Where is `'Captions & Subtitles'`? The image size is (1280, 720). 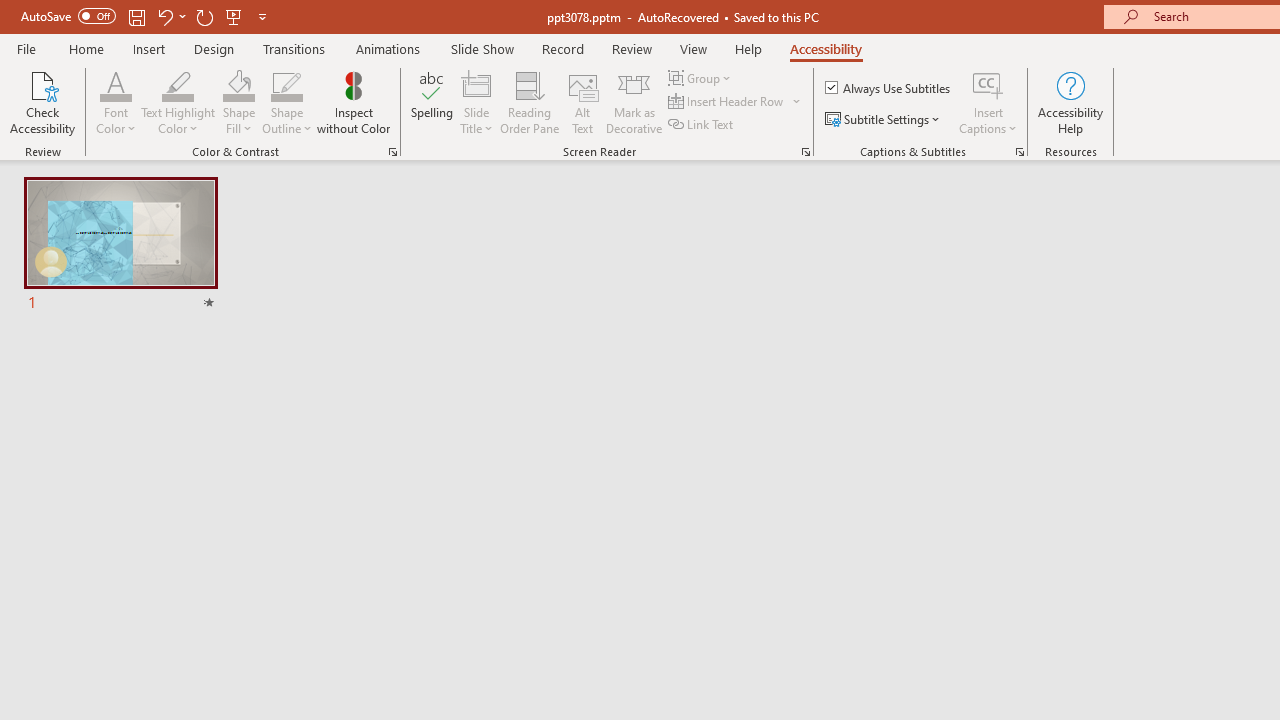
'Captions & Subtitles' is located at coordinates (1020, 150).